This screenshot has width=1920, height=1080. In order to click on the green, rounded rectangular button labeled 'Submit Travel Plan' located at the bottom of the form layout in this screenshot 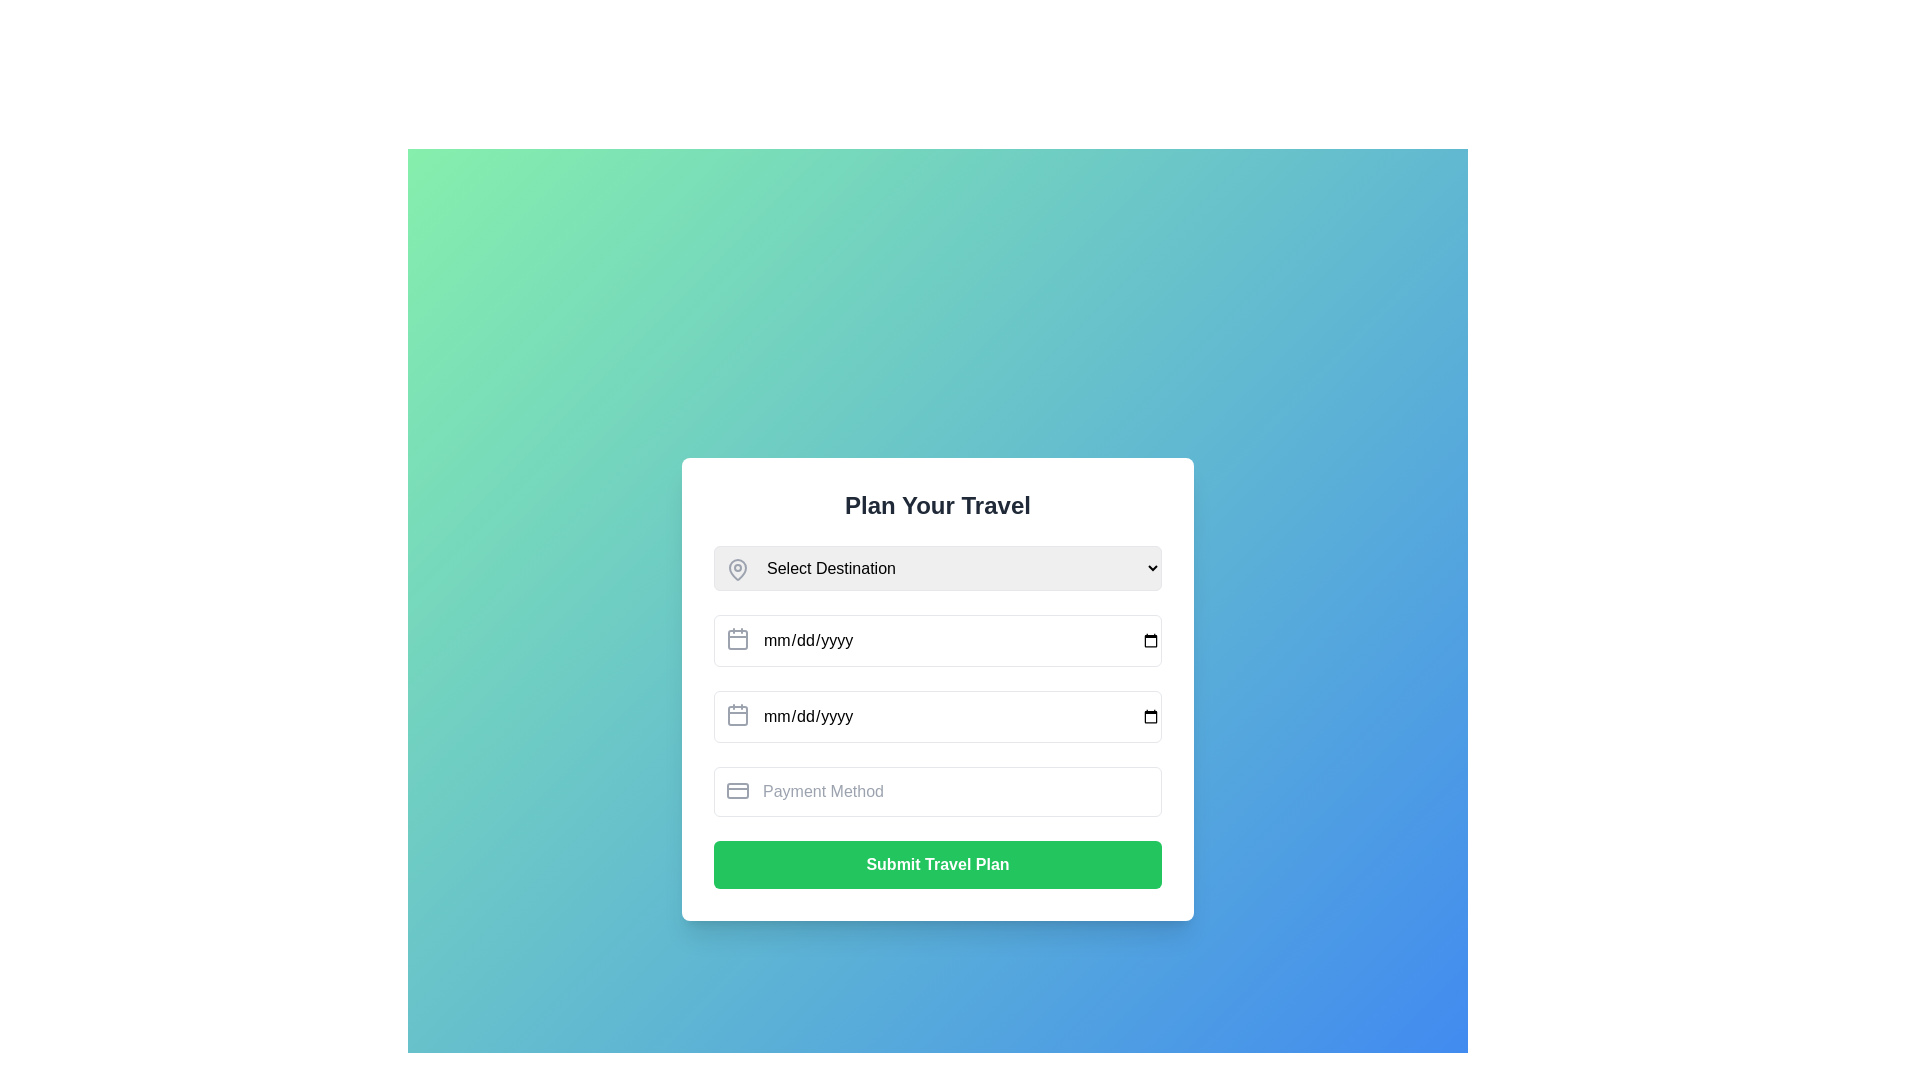, I will do `click(936, 863)`.